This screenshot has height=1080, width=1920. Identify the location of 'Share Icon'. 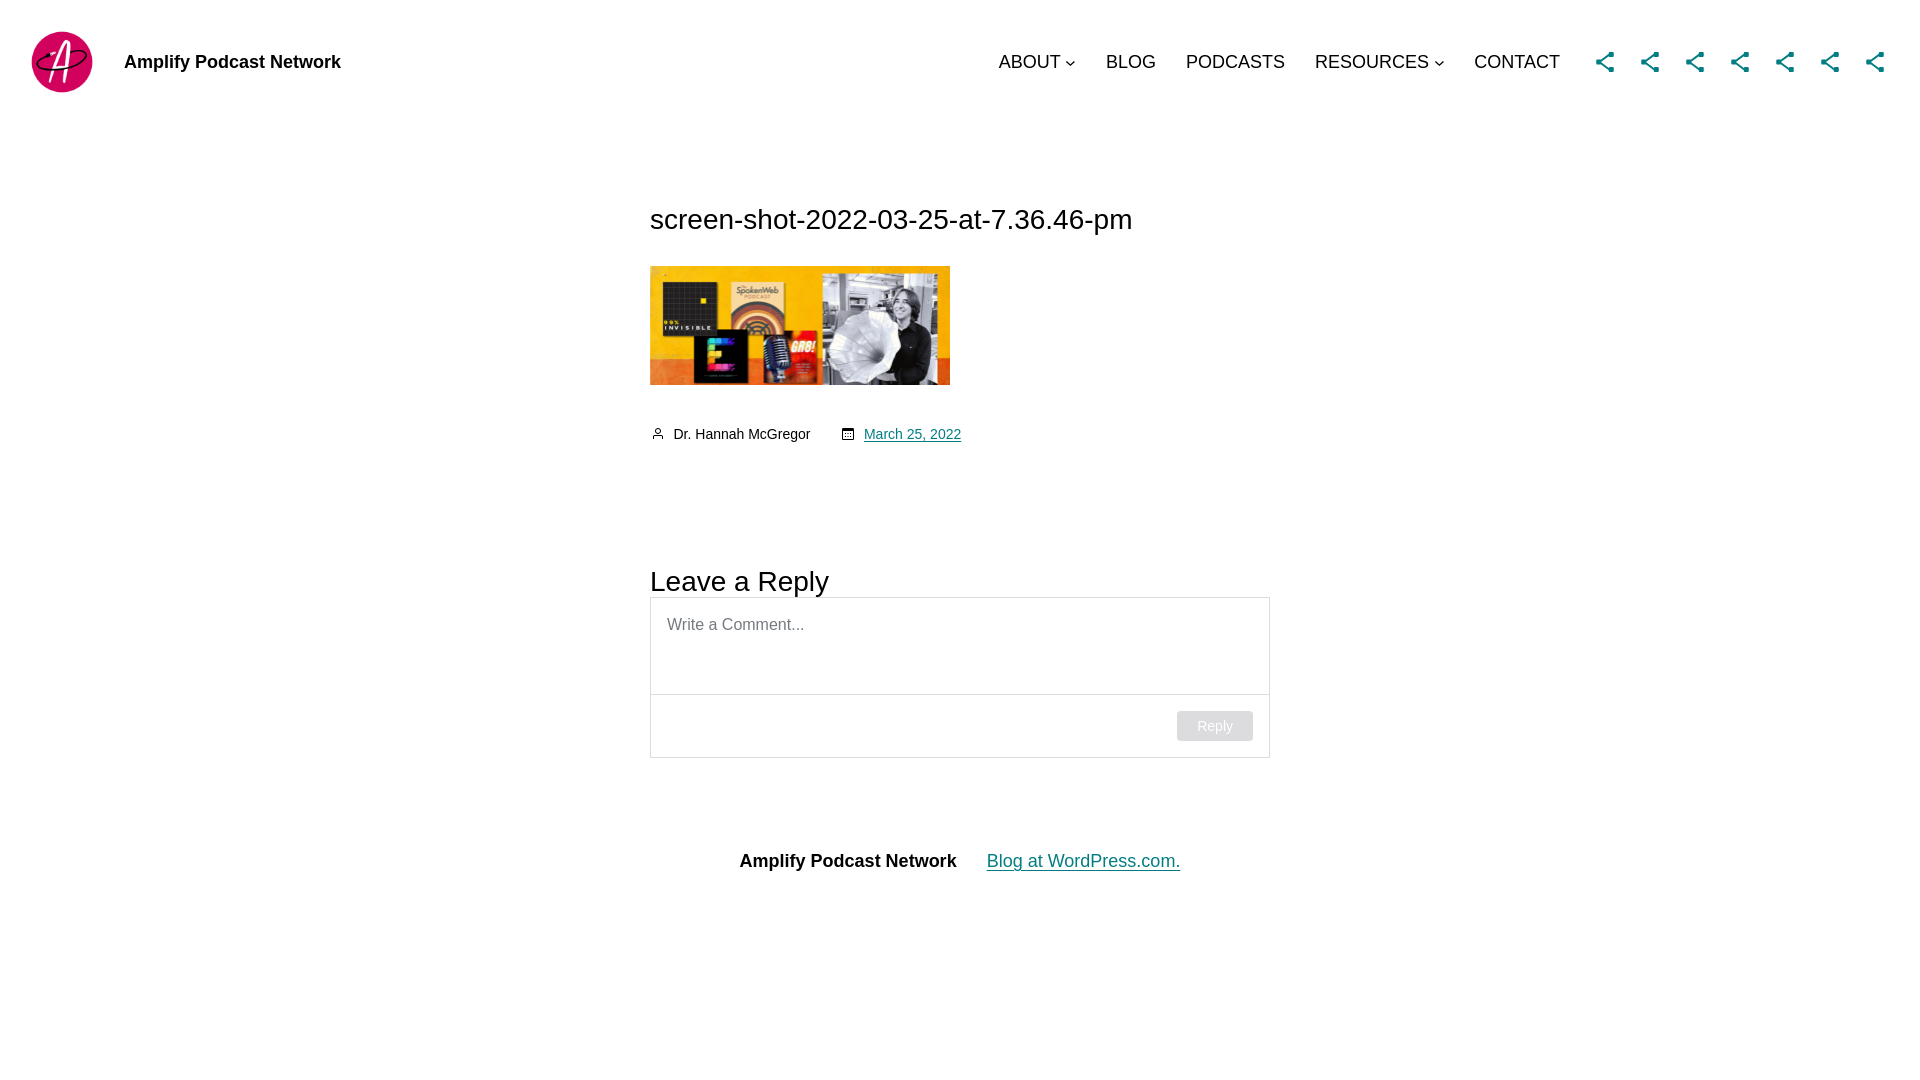
(1604, 60).